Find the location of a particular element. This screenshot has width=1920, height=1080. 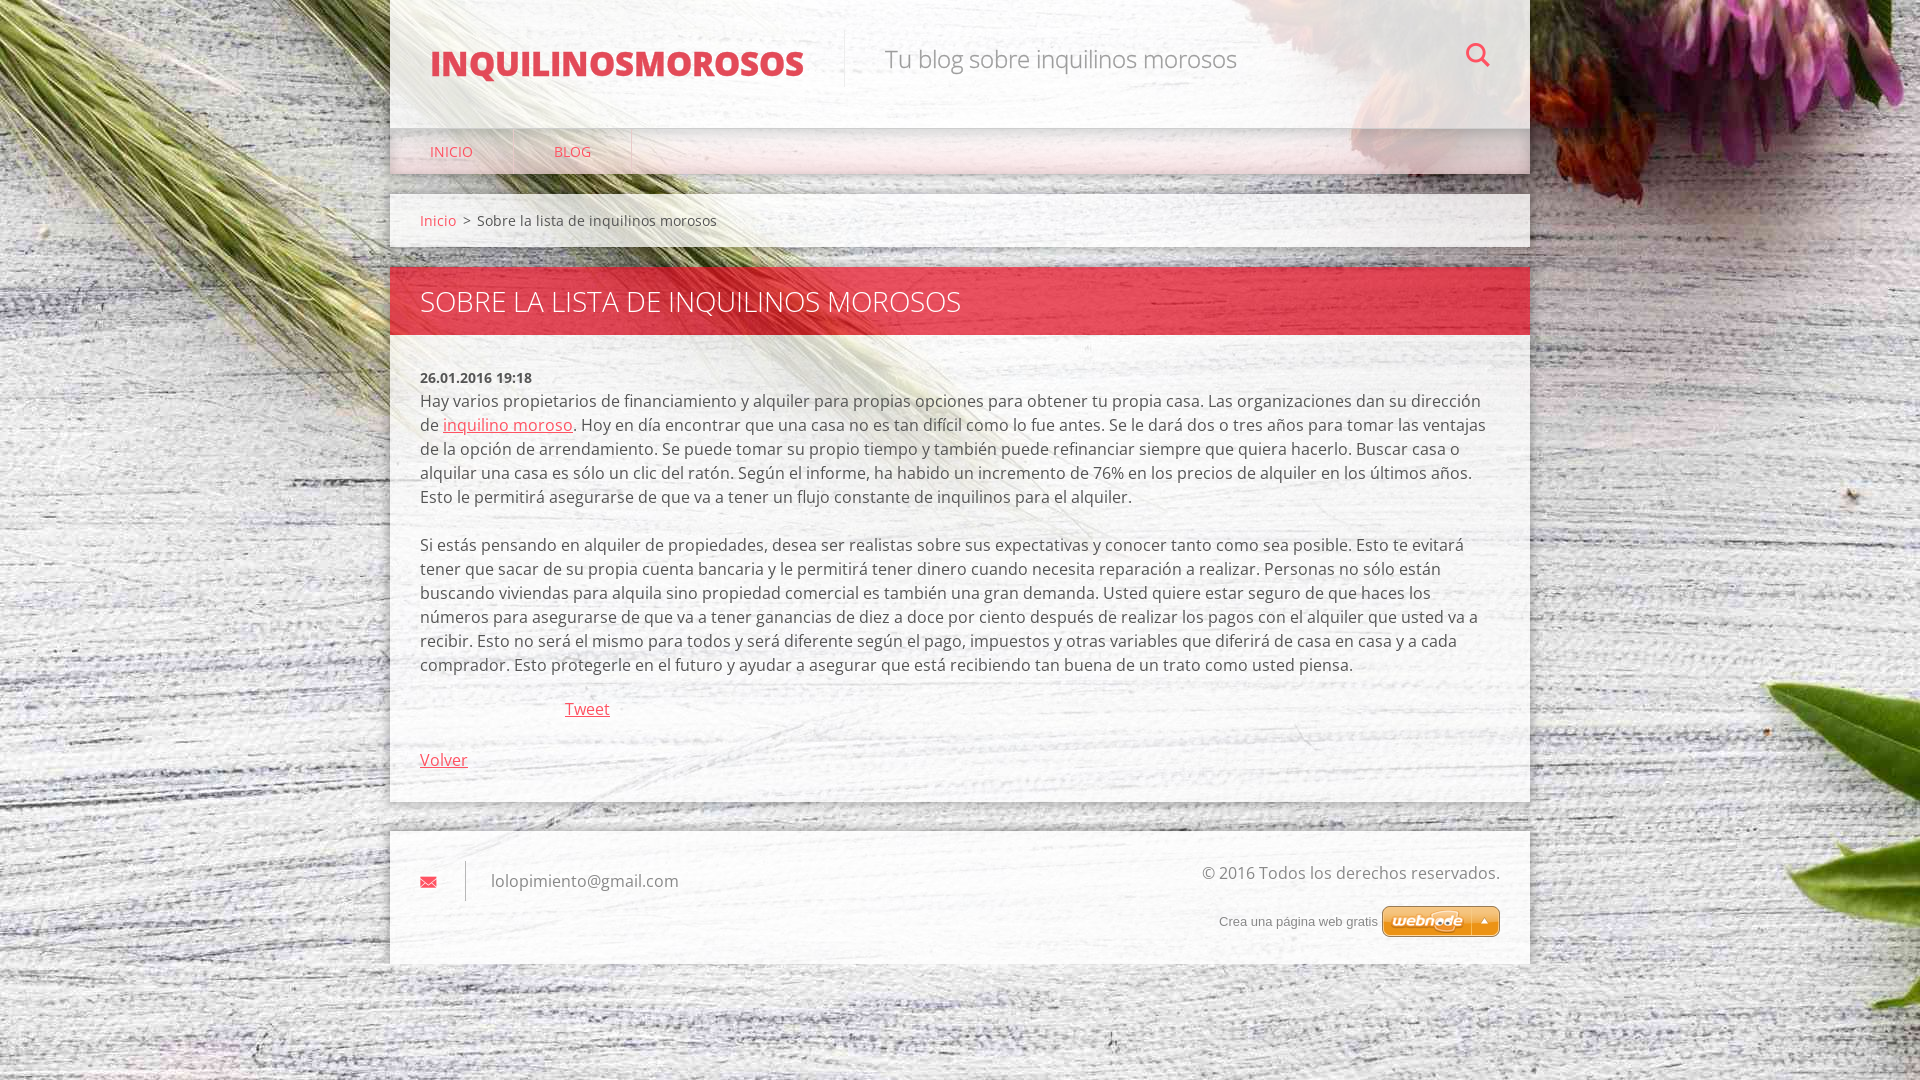

'Buscar' is located at coordinates (1478, 56).